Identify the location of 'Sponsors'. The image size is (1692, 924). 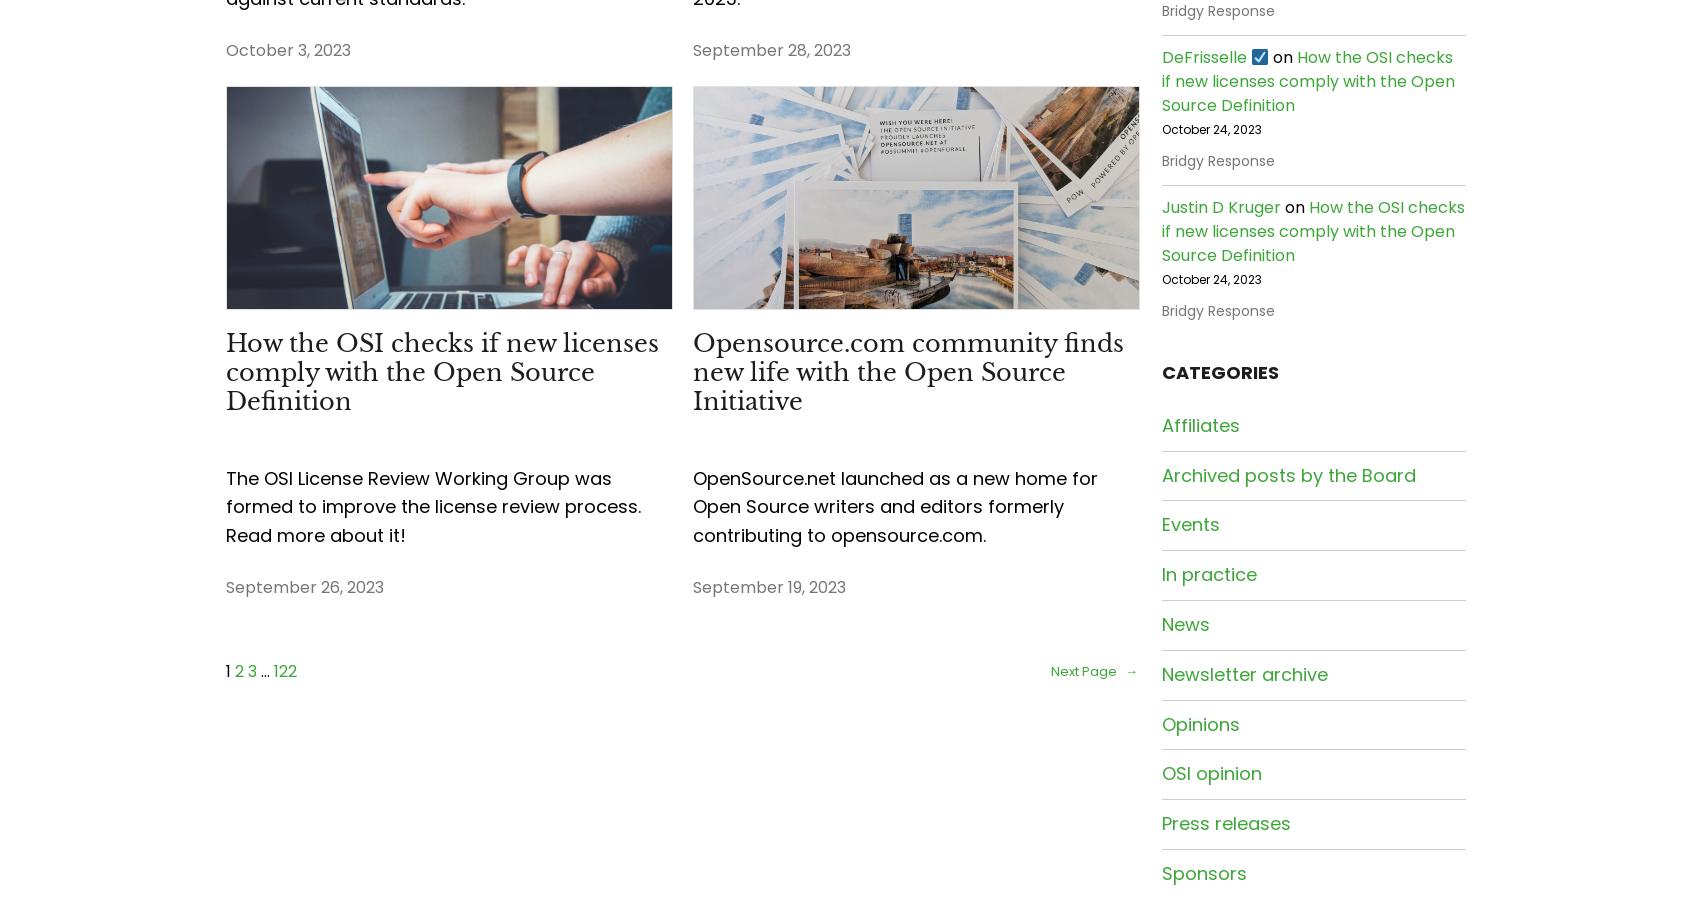
(1161, 872).